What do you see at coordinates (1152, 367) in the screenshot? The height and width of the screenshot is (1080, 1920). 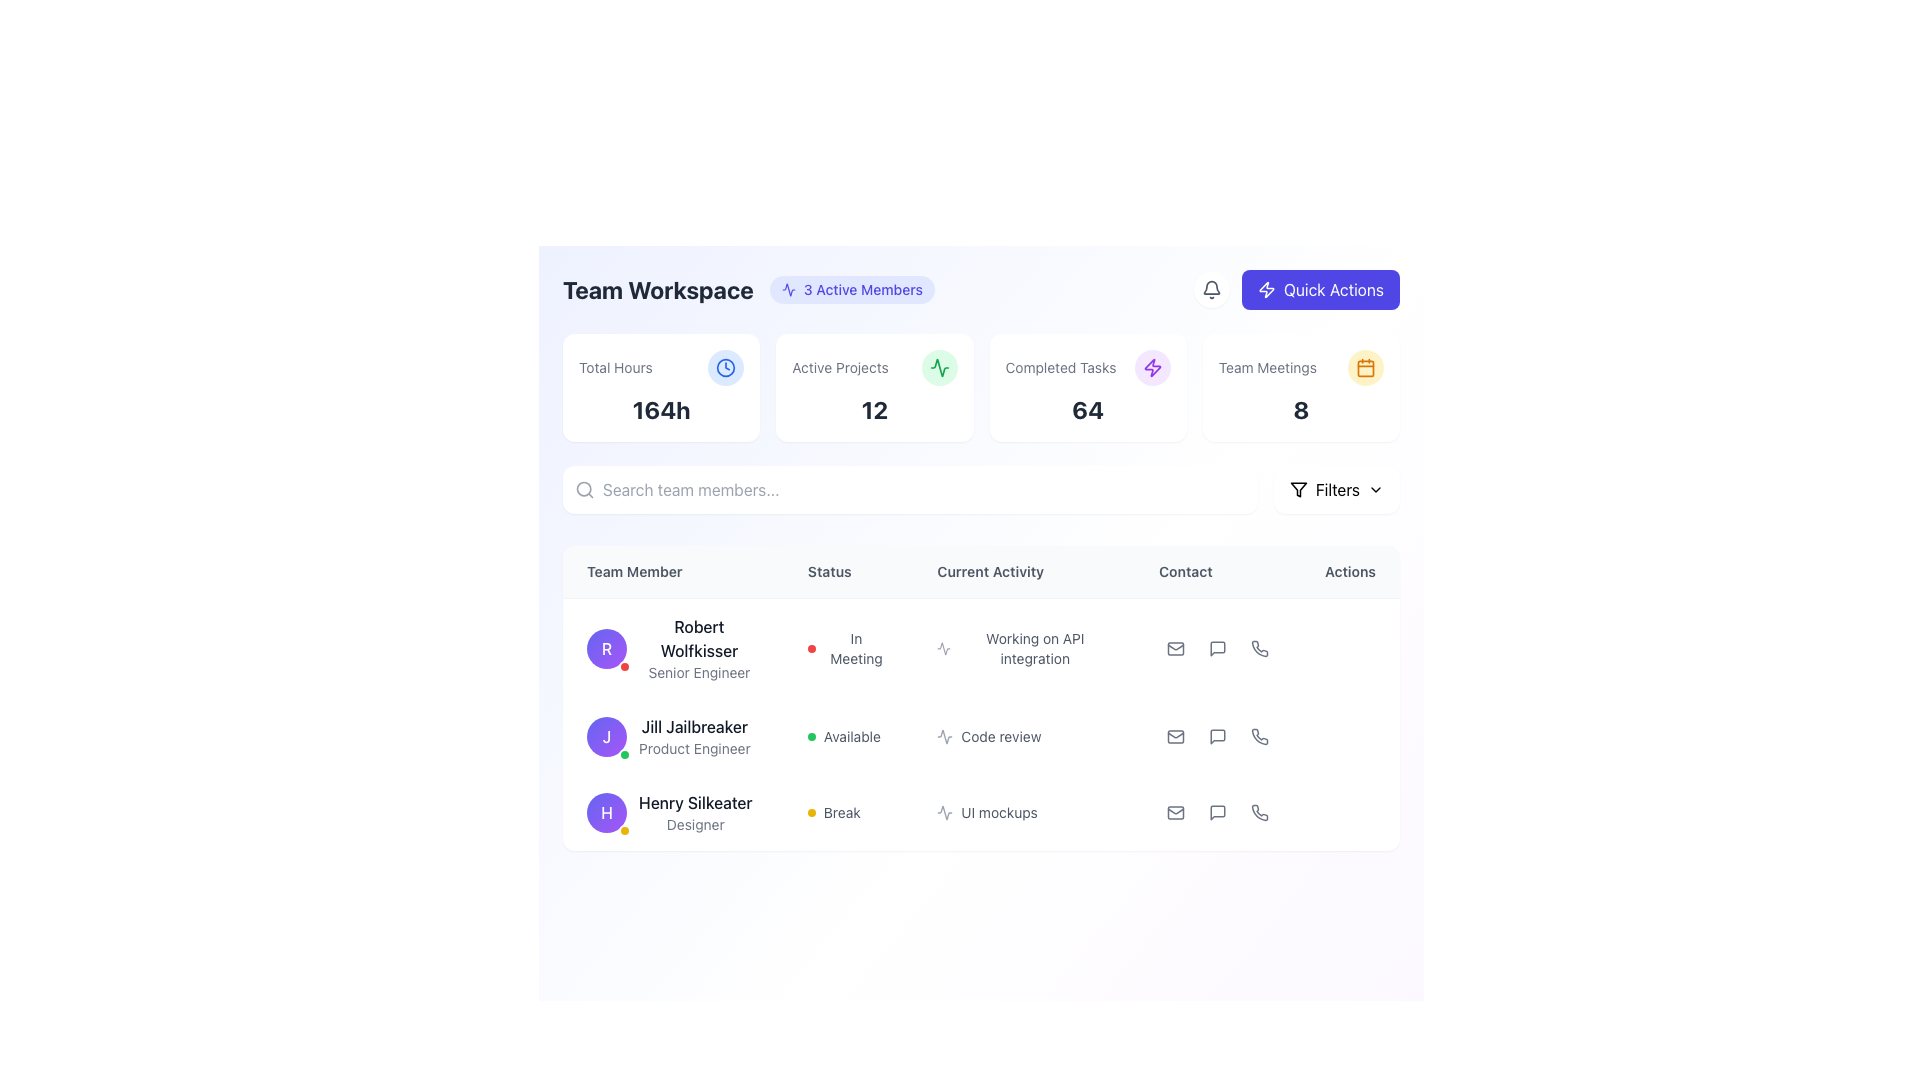 I see `the decorative graphical icon located at the top center-right of the interface, adjacent to the numerical indicator '64' under the 'Completed Tasks' section` at bounding box center [1152, 367].